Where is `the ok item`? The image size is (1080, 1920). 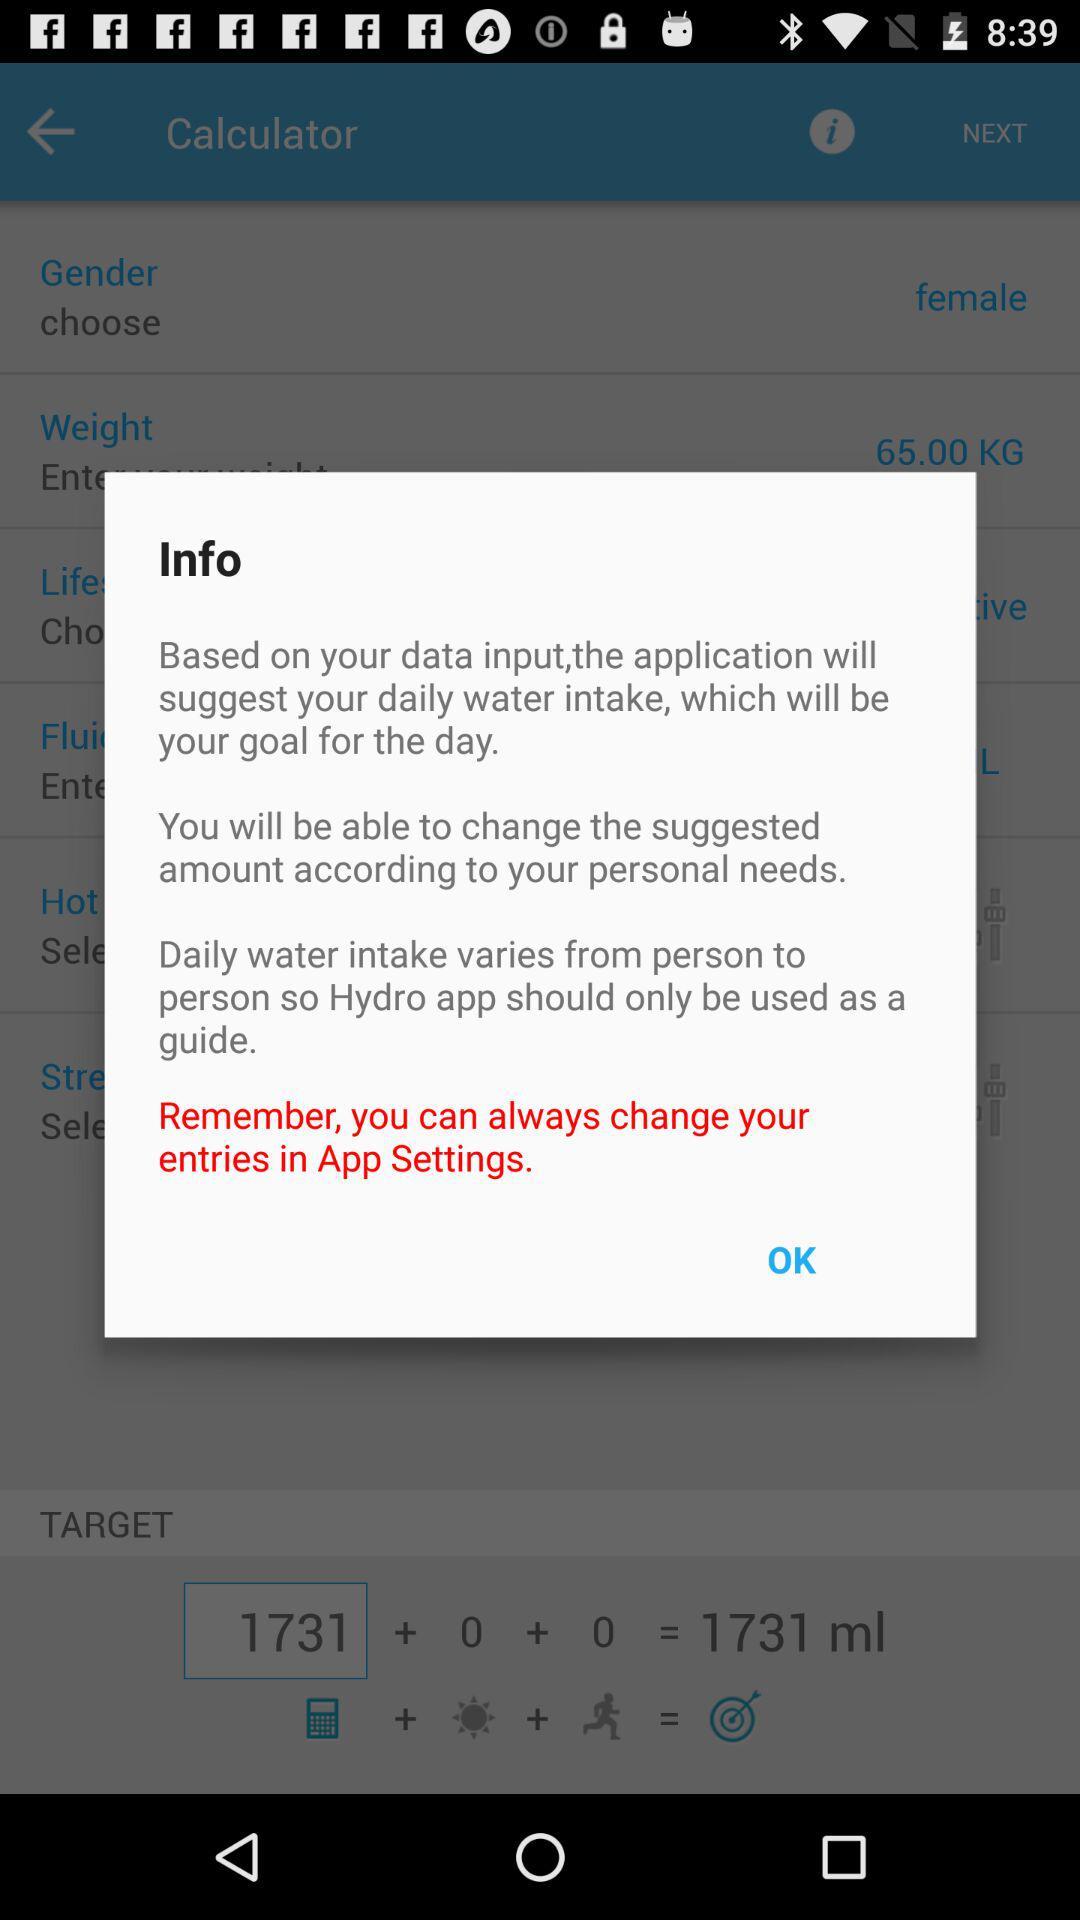
the ok item is located at coordinates (837, 1271).